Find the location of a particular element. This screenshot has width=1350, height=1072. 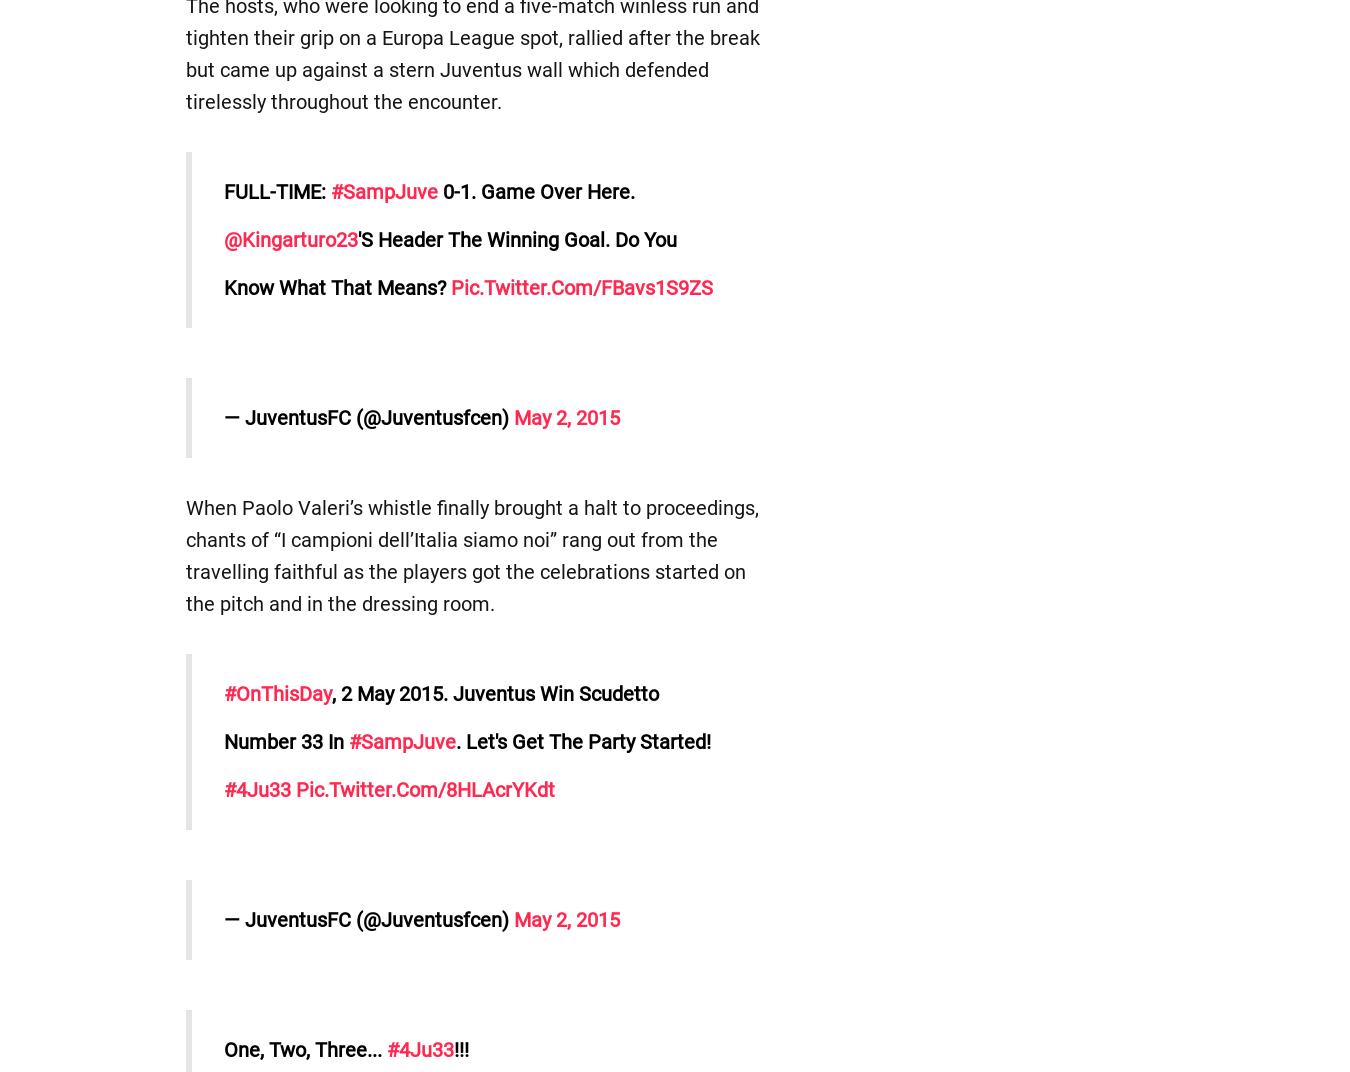

', 2 May 2015. Juventus win Scudetto number 33 in' is located at coordinates (223, 717).